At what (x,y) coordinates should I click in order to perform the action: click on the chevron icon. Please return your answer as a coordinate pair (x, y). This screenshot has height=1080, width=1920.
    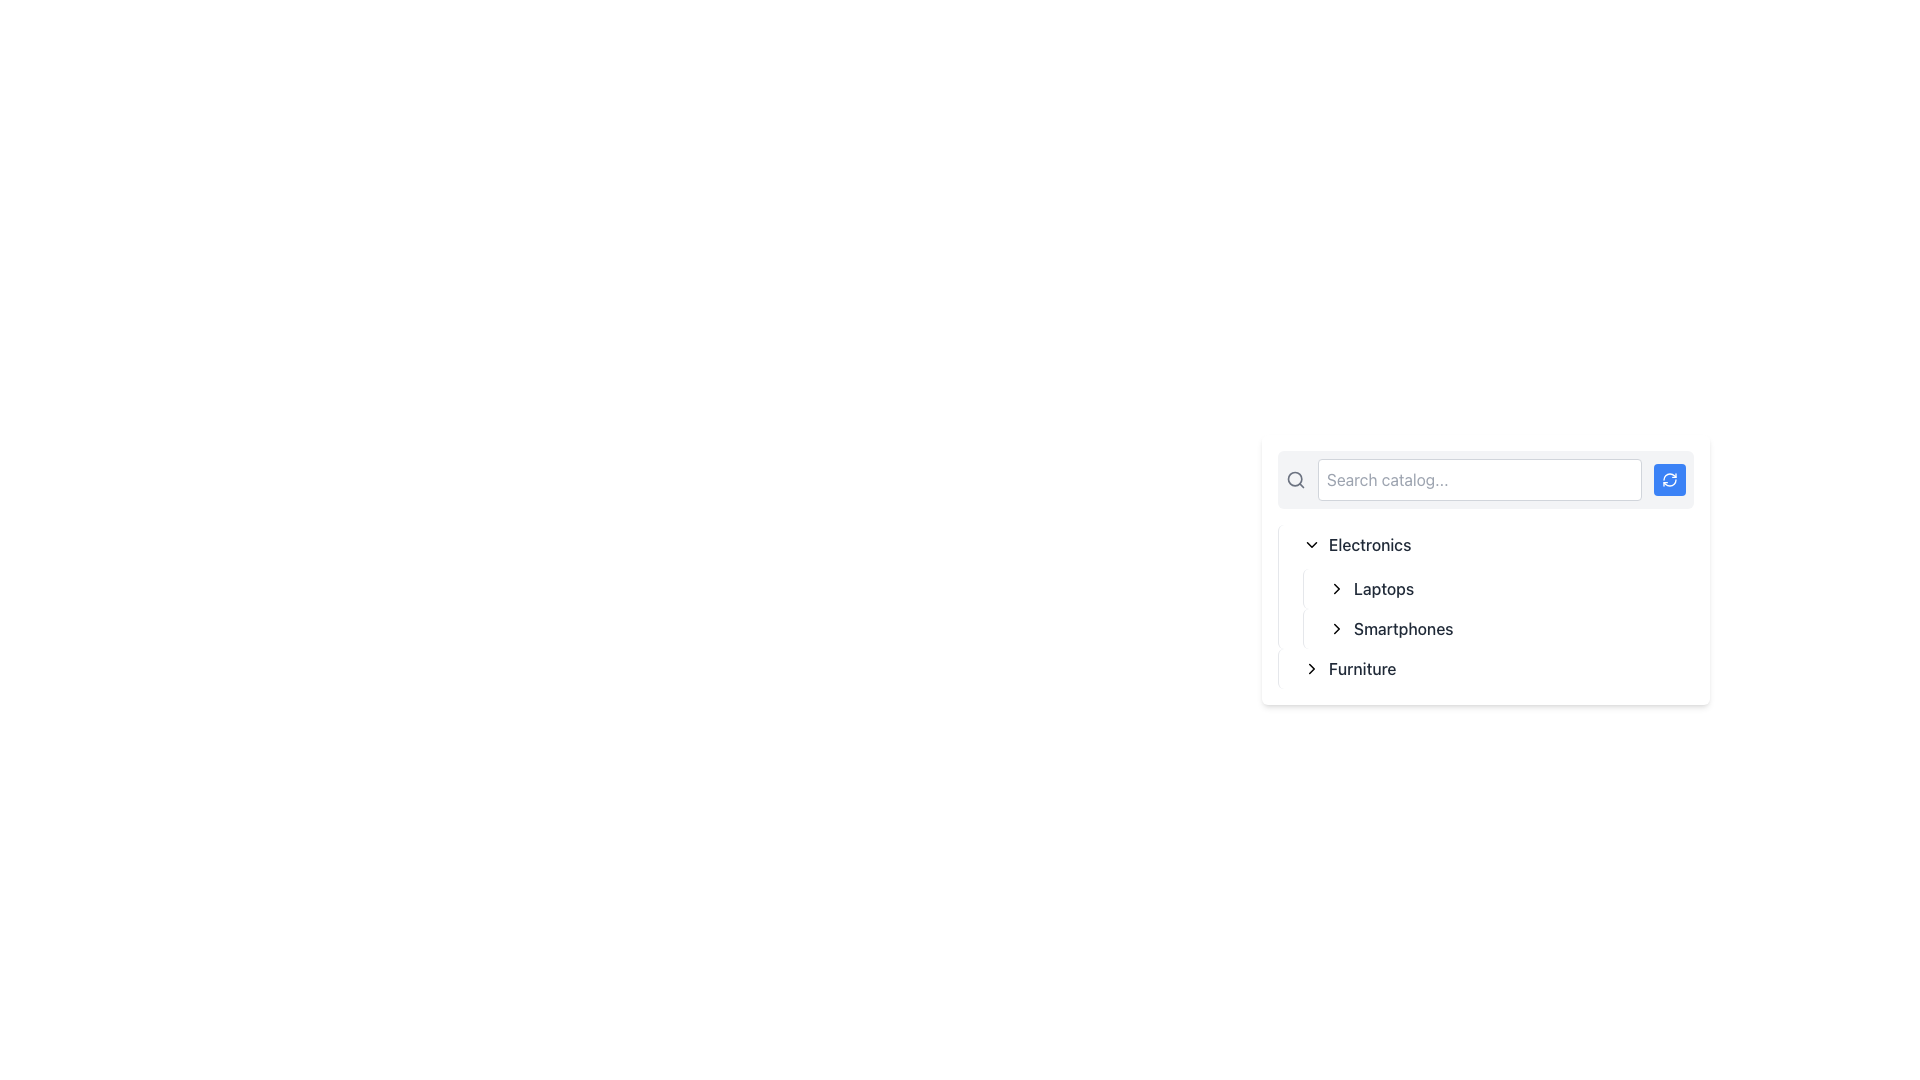
    Looking at the image, I should click on (1337, 588).